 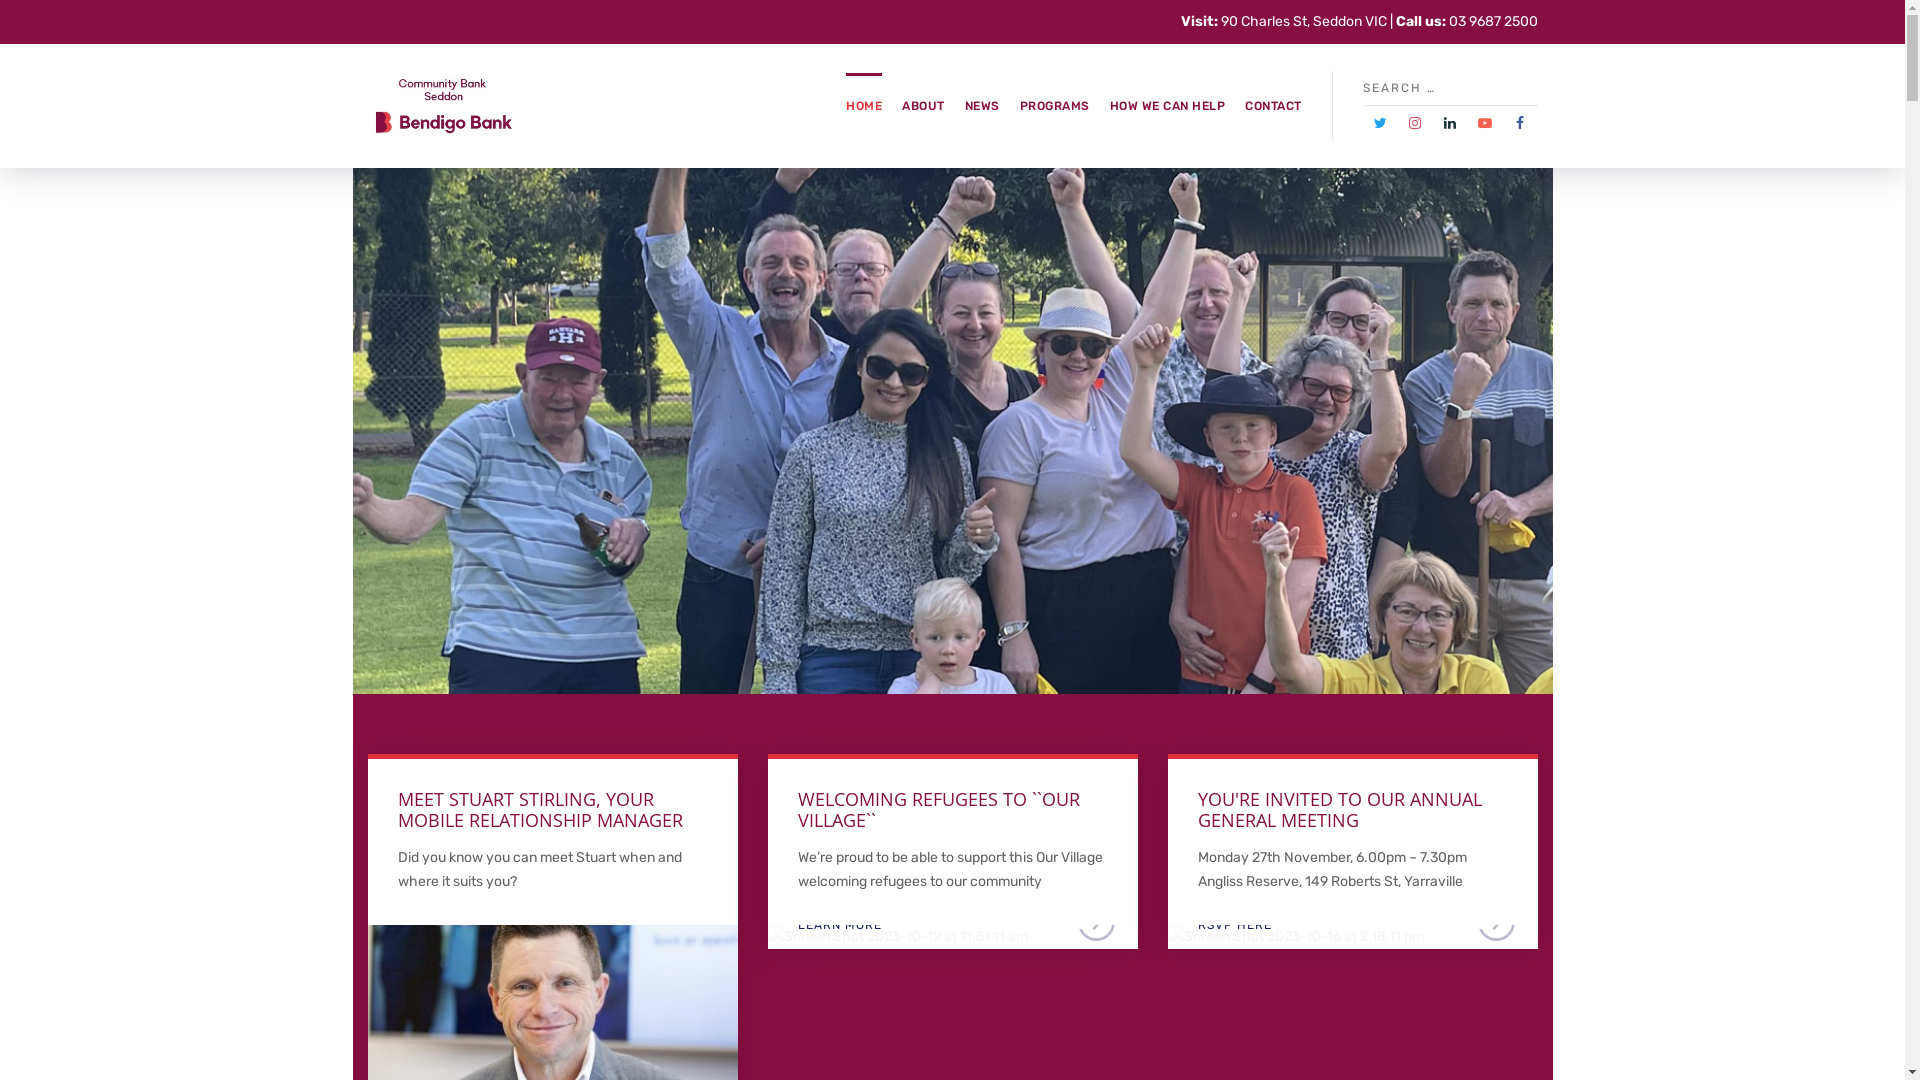 What do you see at coordinates (1296, 936) in the screenshot?
I see `'Screen Shot 2023-10-16 at 2.18.11 pm'` at bounding box center [1296, 936].